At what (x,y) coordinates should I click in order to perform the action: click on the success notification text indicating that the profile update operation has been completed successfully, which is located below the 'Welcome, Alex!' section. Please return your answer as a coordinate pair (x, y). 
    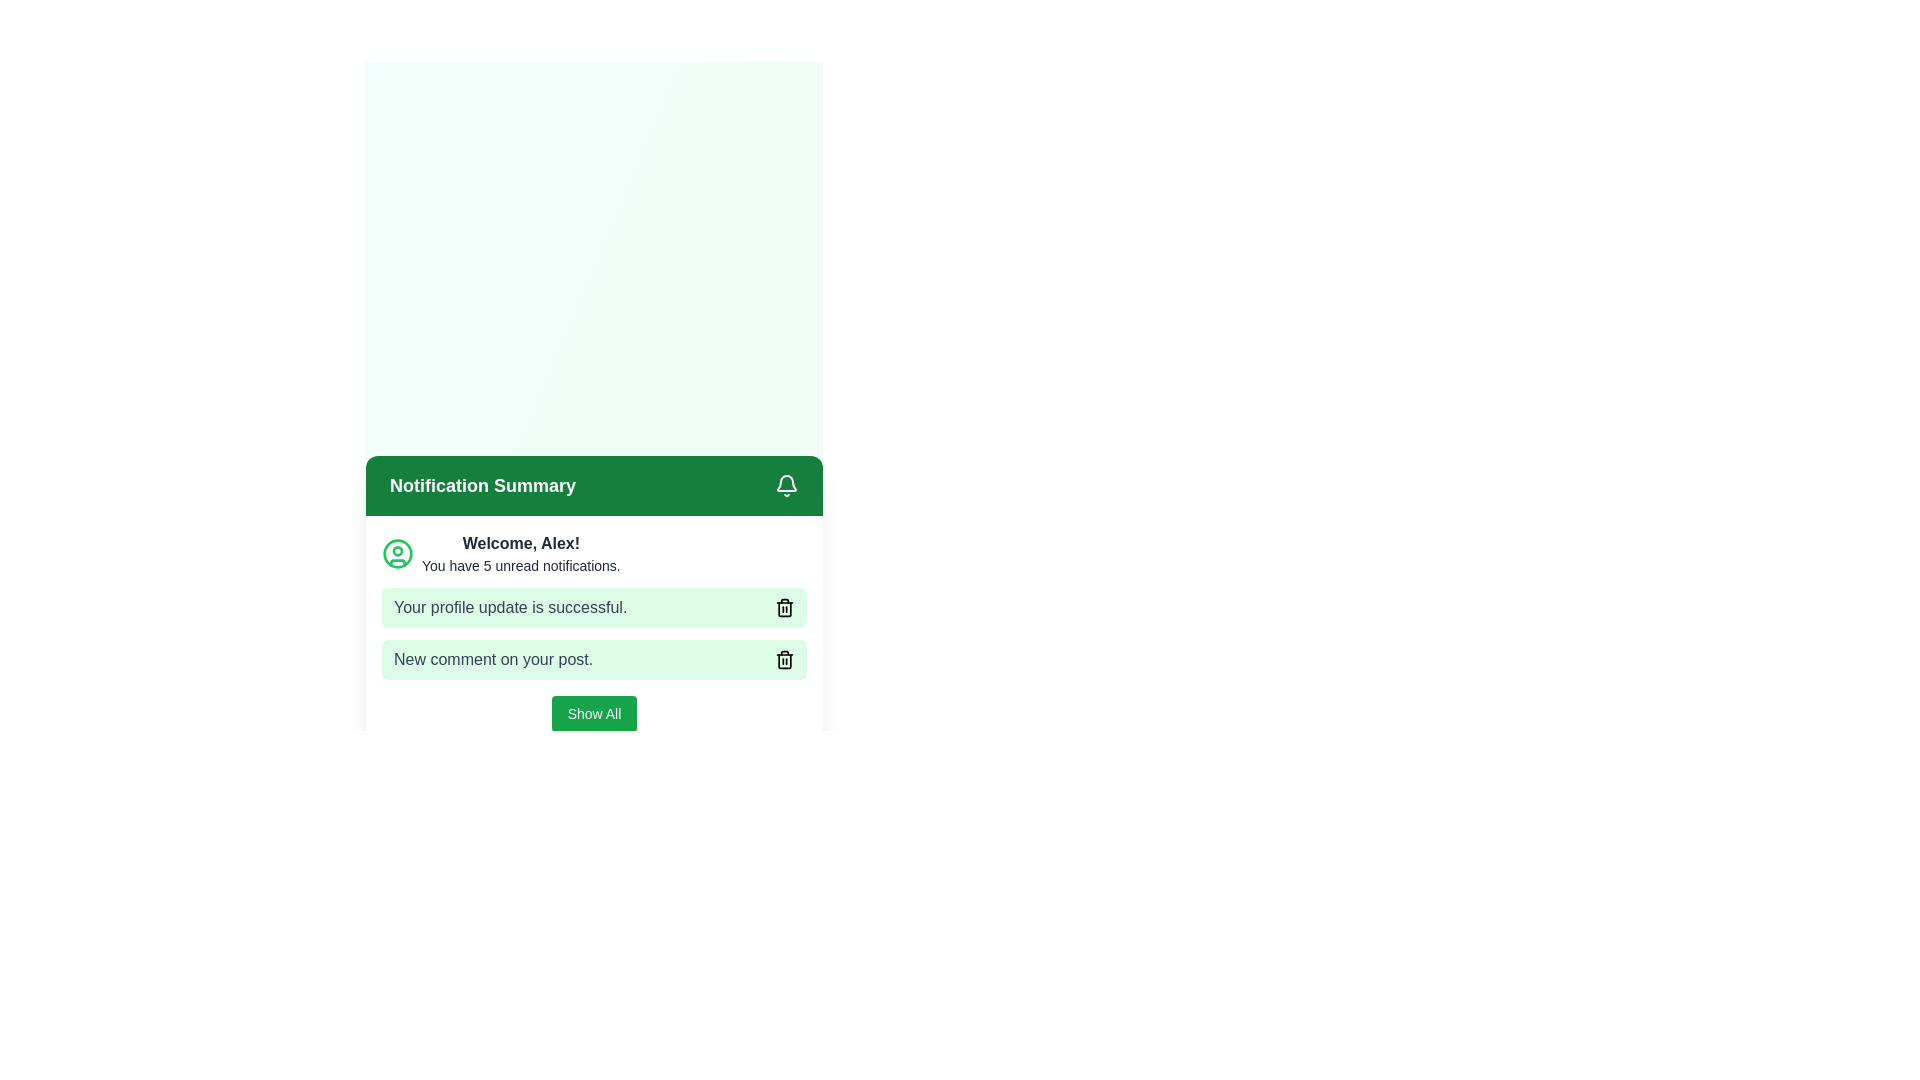
    Looking at the image, I should click on (510, 607).